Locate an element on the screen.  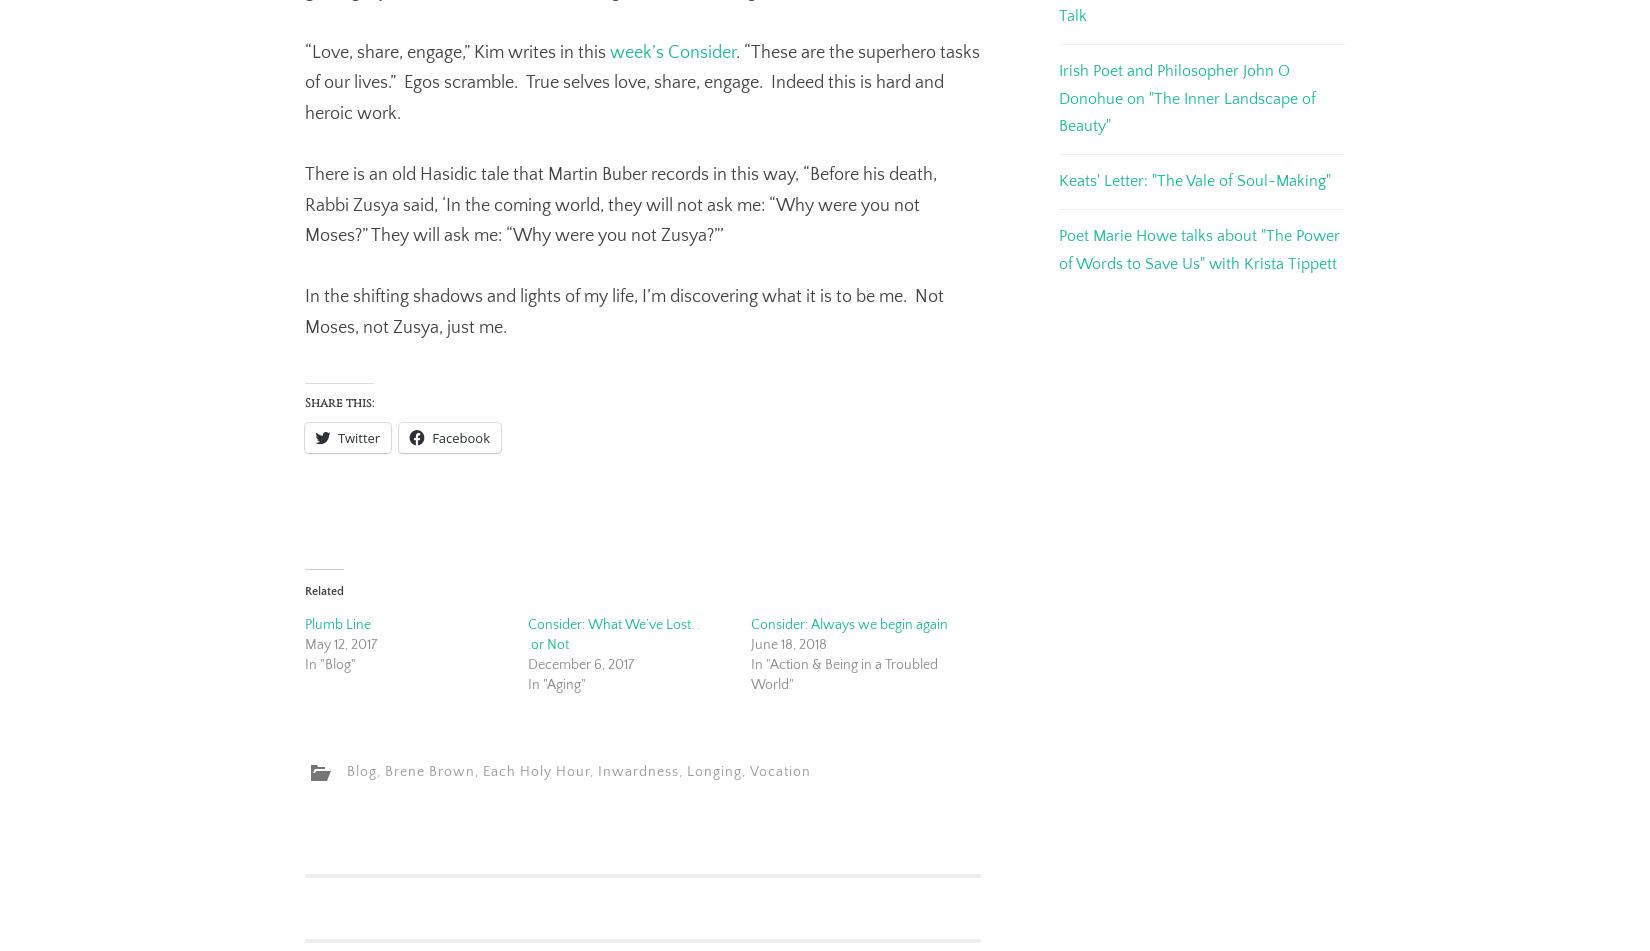
'. “These are the superhero tasks of our lives.”  Egos scramble.  True selves love, share, engage.  Indeed this is hard and heroic work.' is located at coordinates (304, 82).